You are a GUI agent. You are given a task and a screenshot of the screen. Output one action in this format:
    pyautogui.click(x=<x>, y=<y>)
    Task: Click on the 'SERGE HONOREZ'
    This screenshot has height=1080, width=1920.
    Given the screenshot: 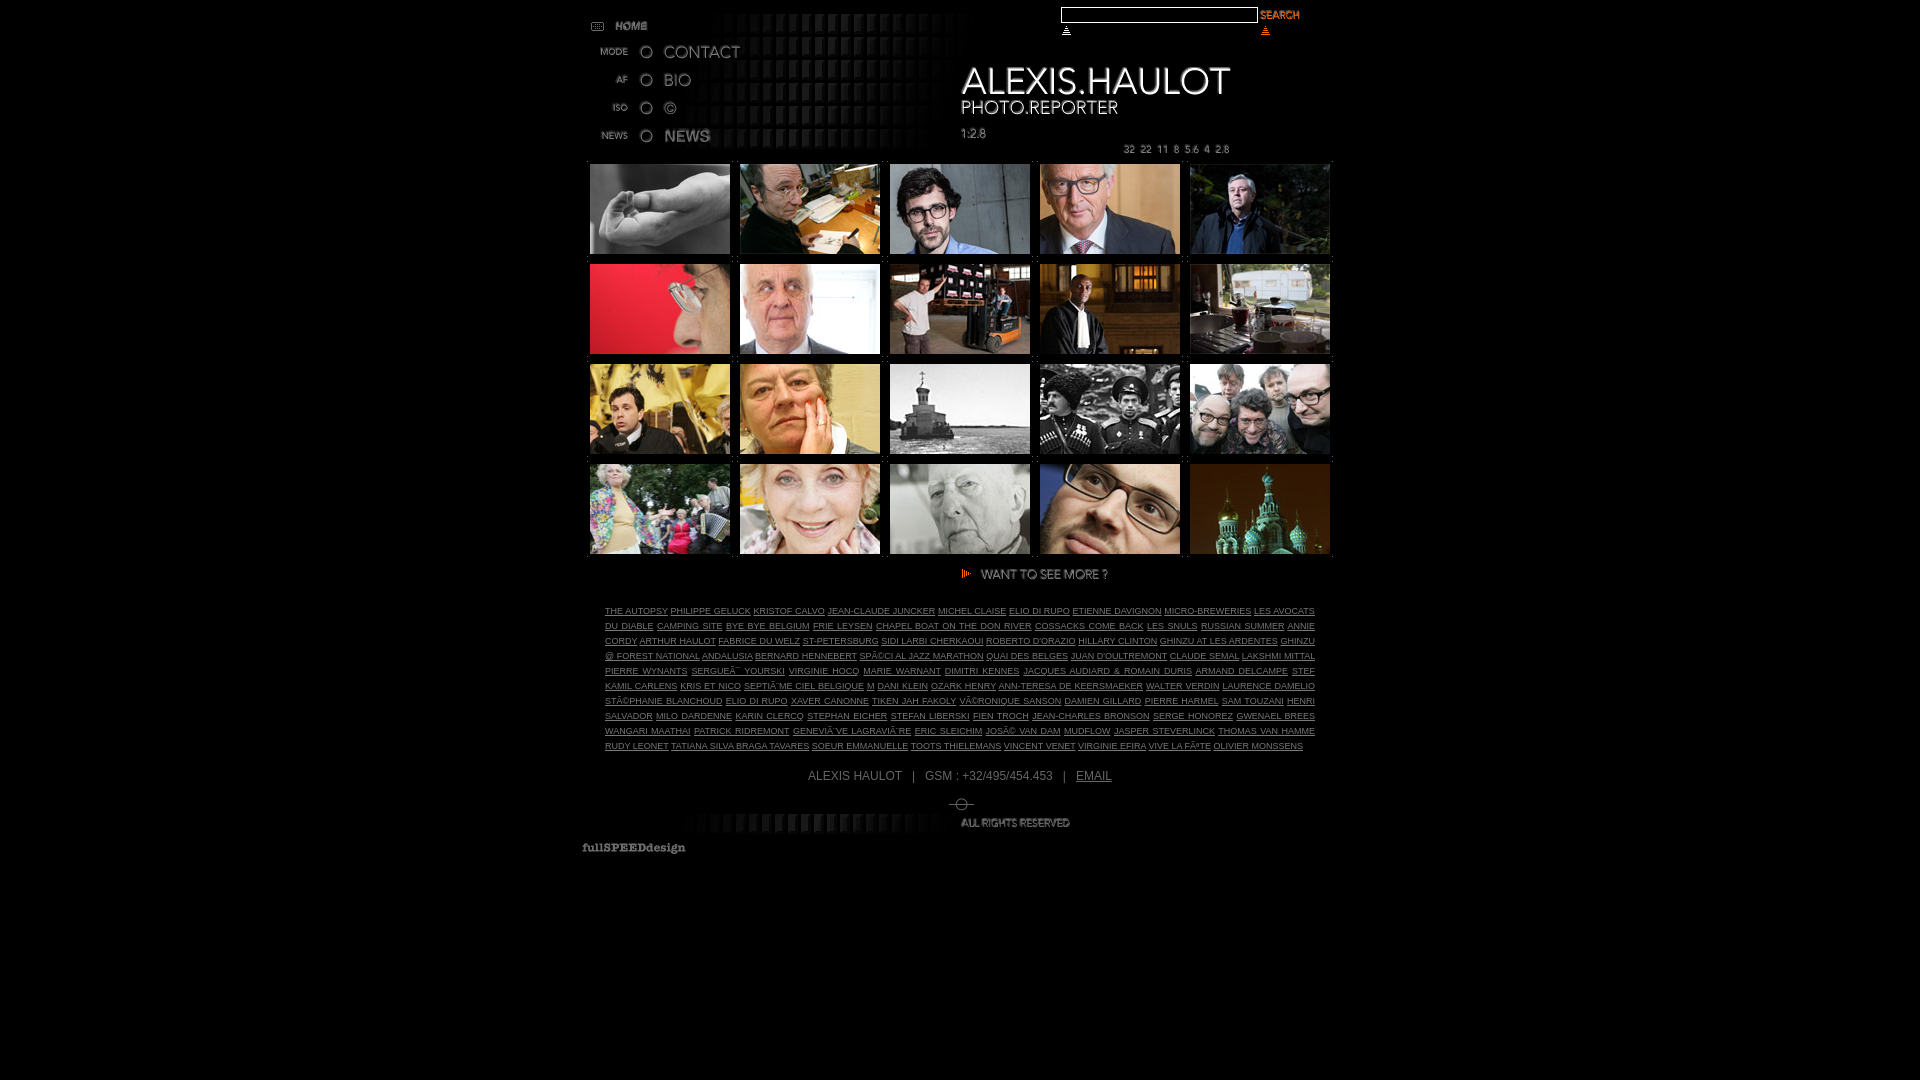 What is the action you would take?
    pyautogui.click(x=1152, y=715)
    